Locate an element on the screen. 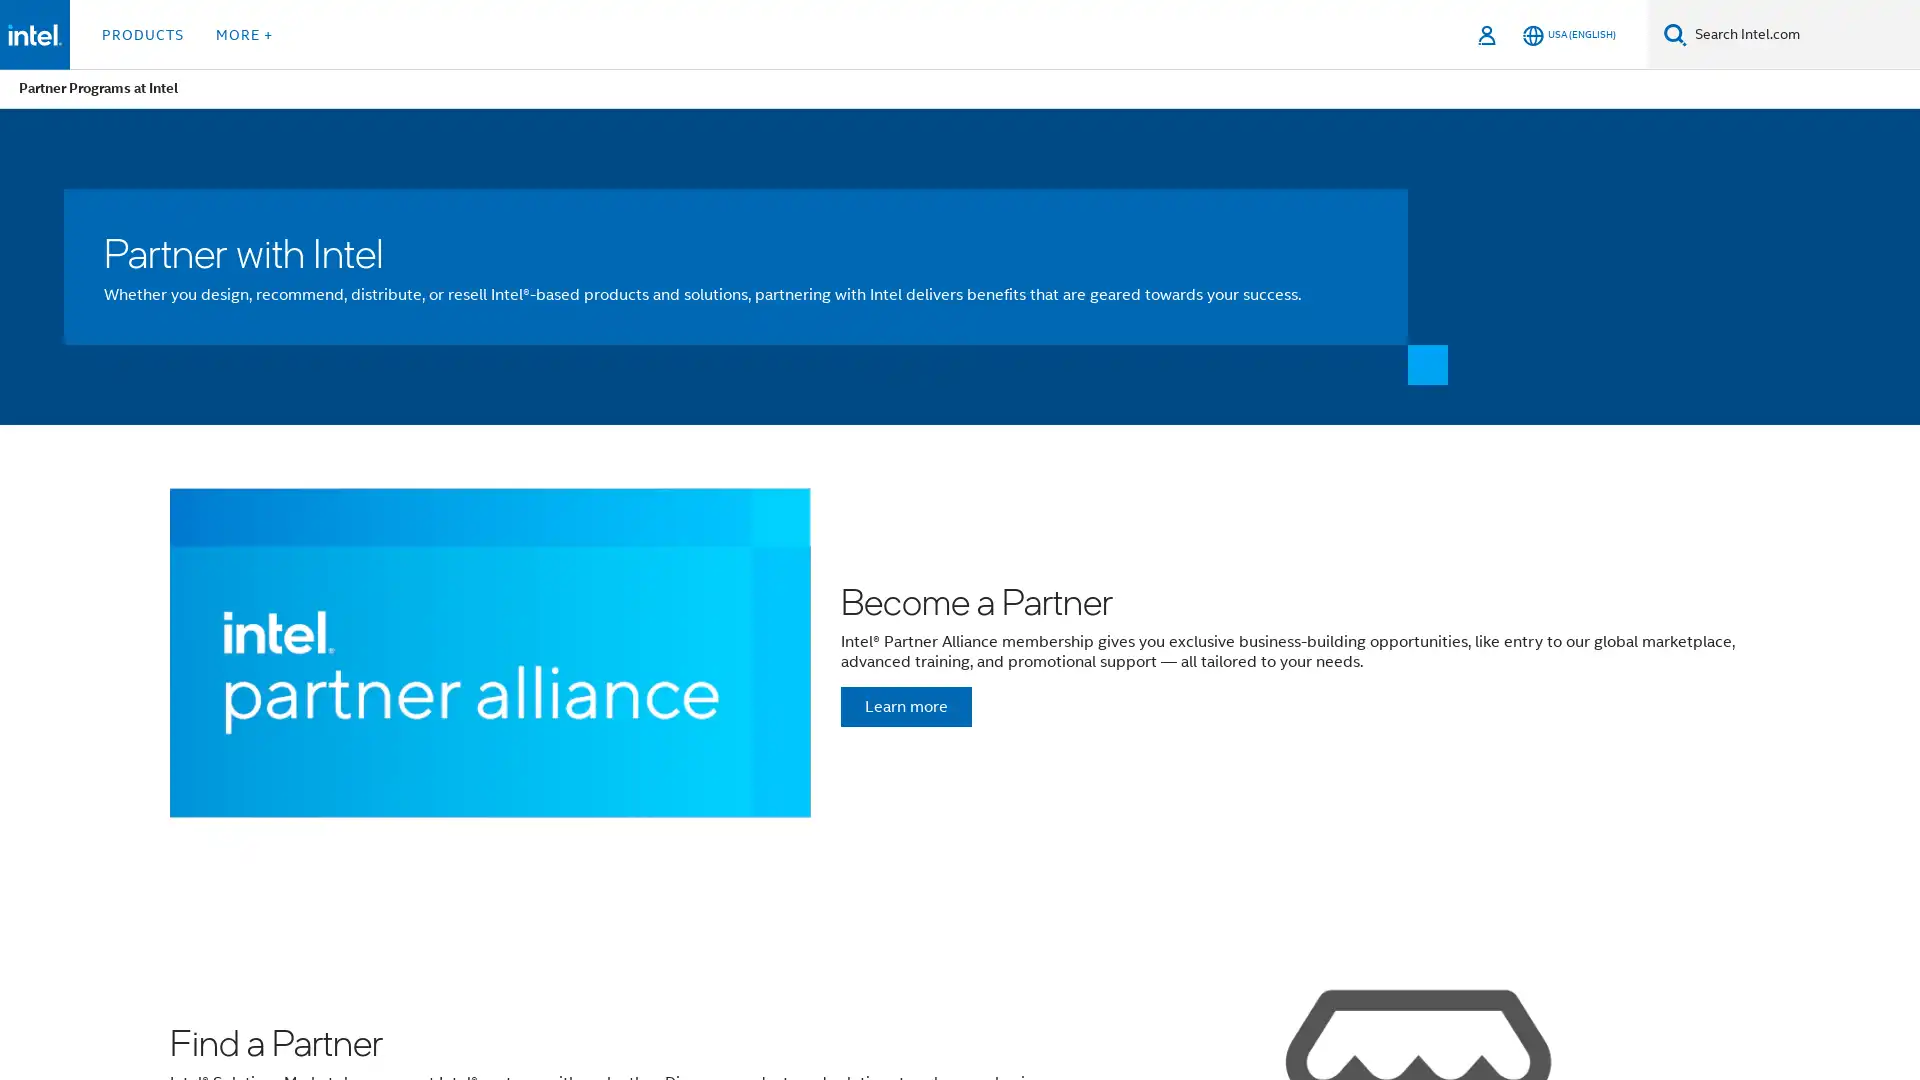 This screenshot has height=1080, width=1920. Sign In is located at coordinates (1488, 34).